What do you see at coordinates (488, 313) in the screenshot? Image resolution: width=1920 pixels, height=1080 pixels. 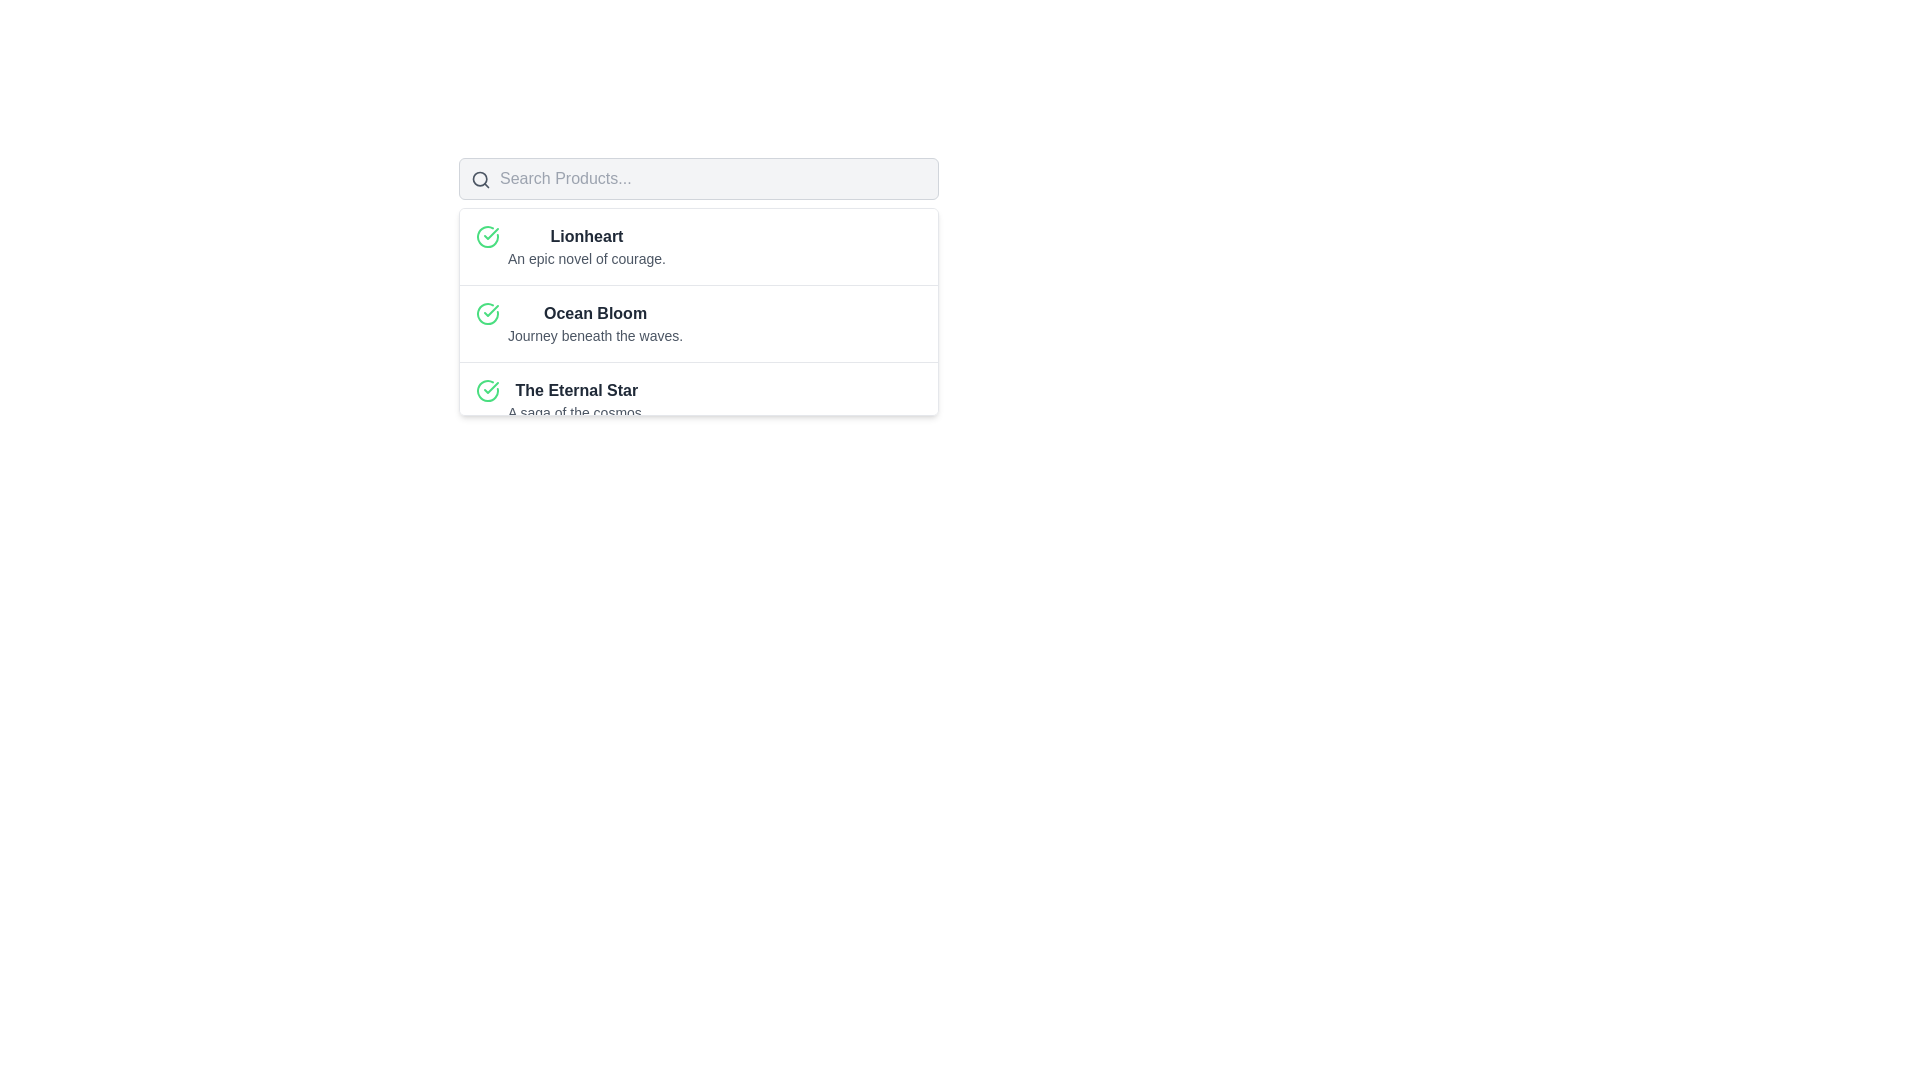 I see `the circular green check icon with a tick mark, located to the left of the 'Ocean Bloom' entry in the list` at bounding box center [488, 313].